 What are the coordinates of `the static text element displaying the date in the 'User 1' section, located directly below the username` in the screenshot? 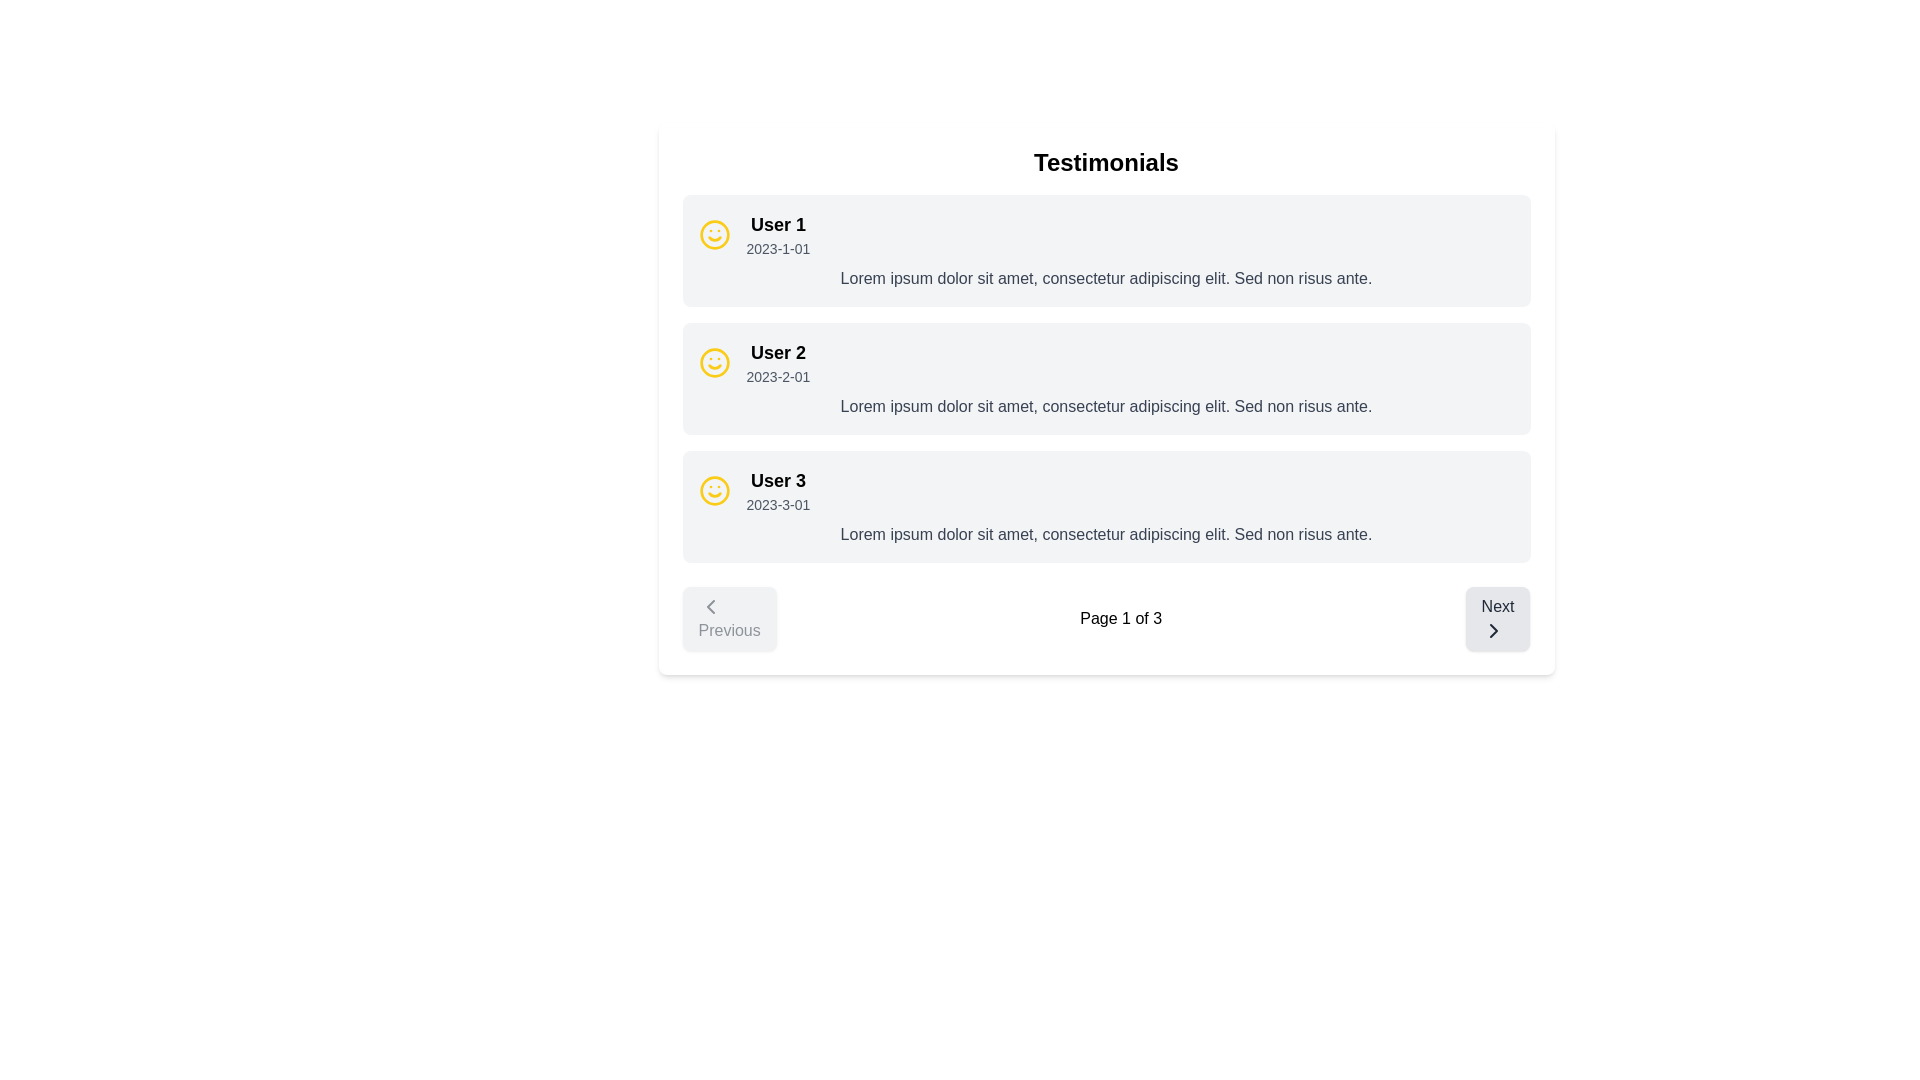 It's located at (777, 248).